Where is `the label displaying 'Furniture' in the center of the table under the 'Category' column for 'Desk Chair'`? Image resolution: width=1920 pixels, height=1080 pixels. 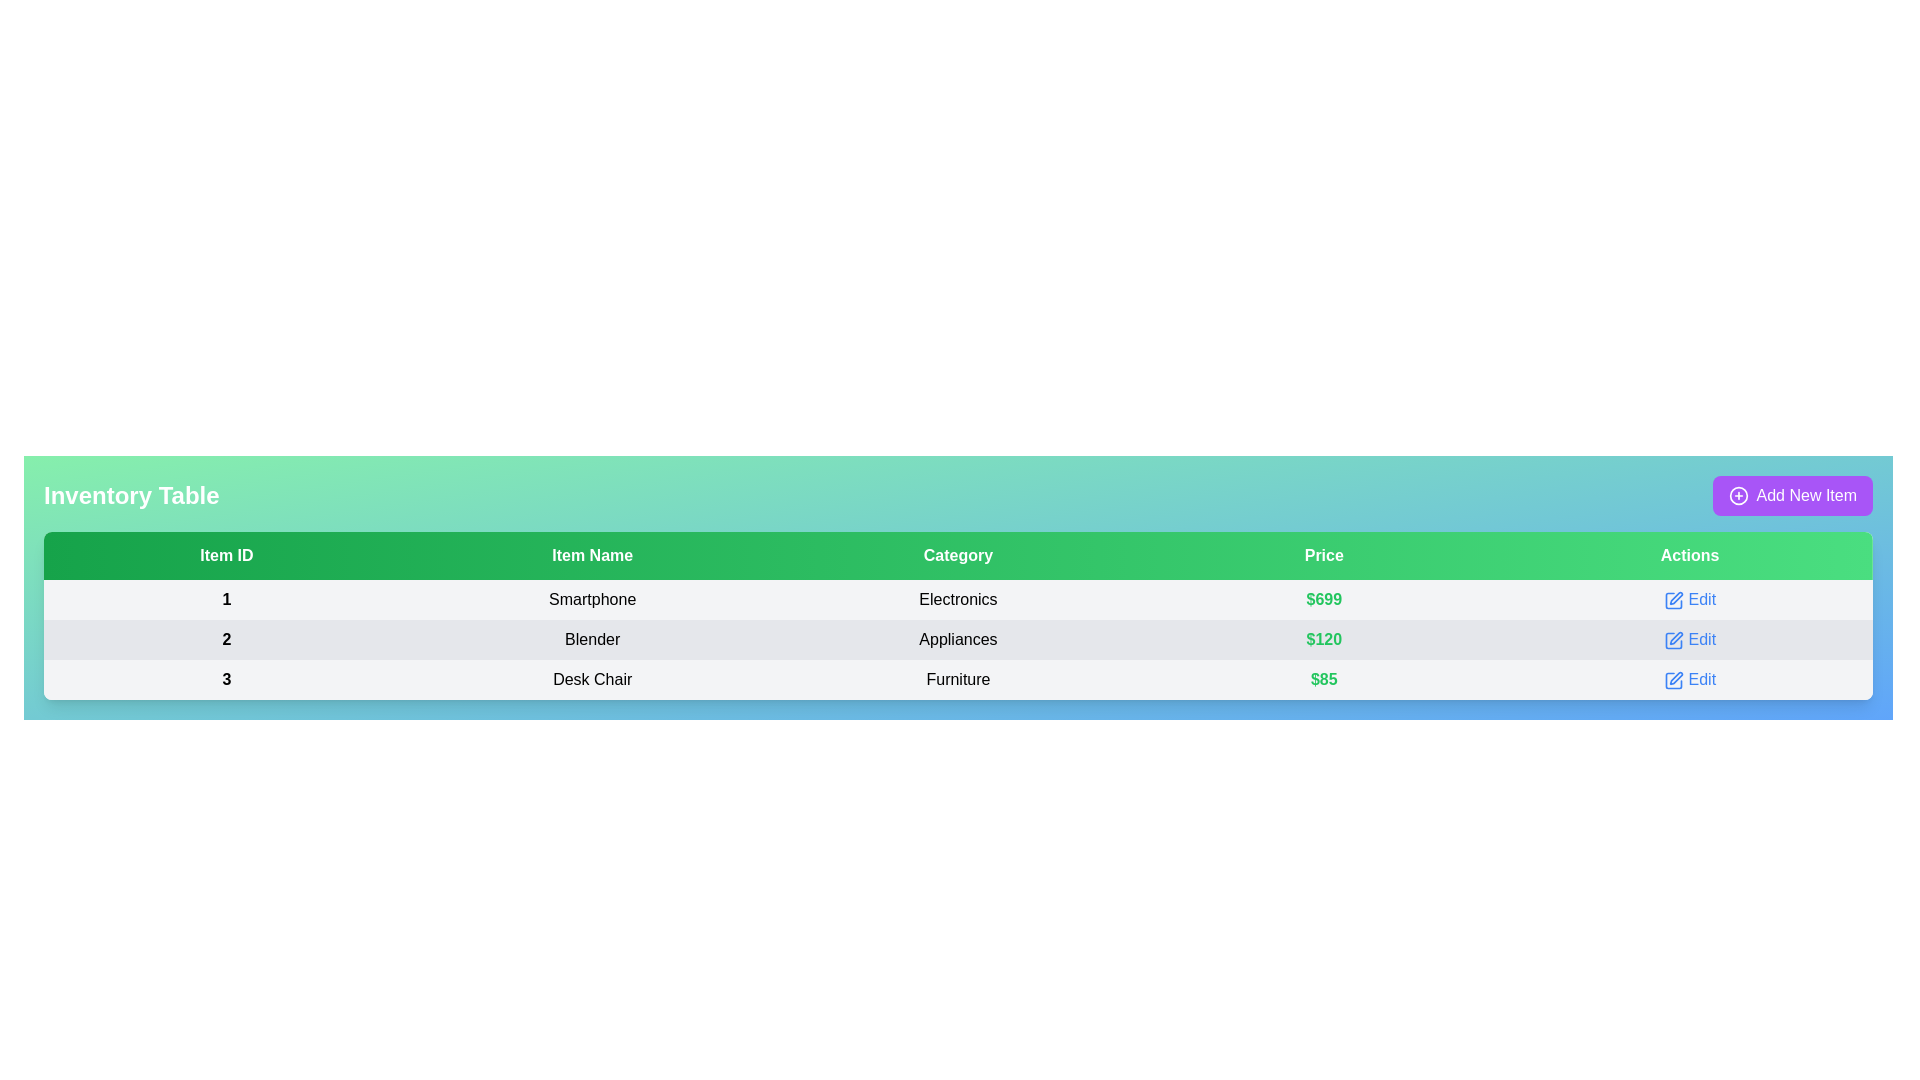 the label displaying 'Furniture' in the center of the table under the 'Category' column for 'Desk Chair' is located at coordinates (957, 678).